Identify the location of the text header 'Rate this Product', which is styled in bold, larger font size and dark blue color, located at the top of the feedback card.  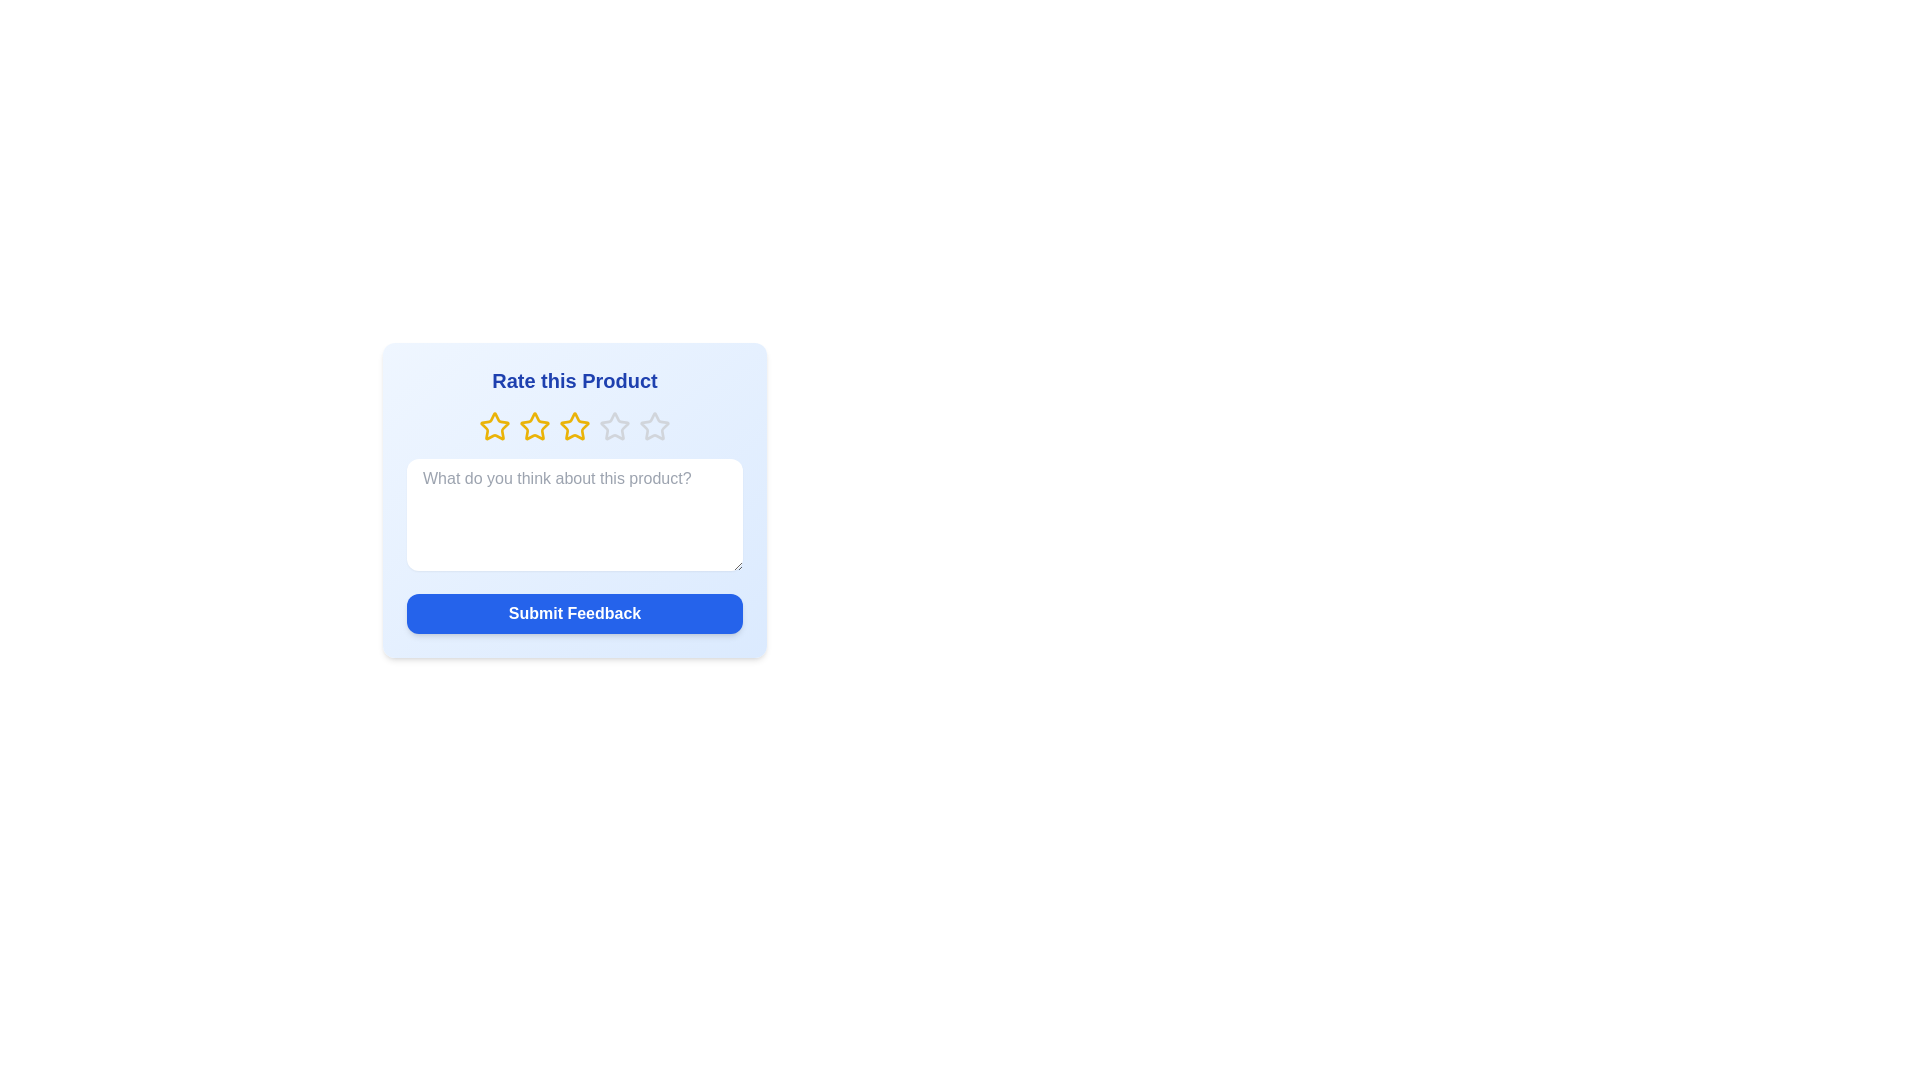
(574, 381).